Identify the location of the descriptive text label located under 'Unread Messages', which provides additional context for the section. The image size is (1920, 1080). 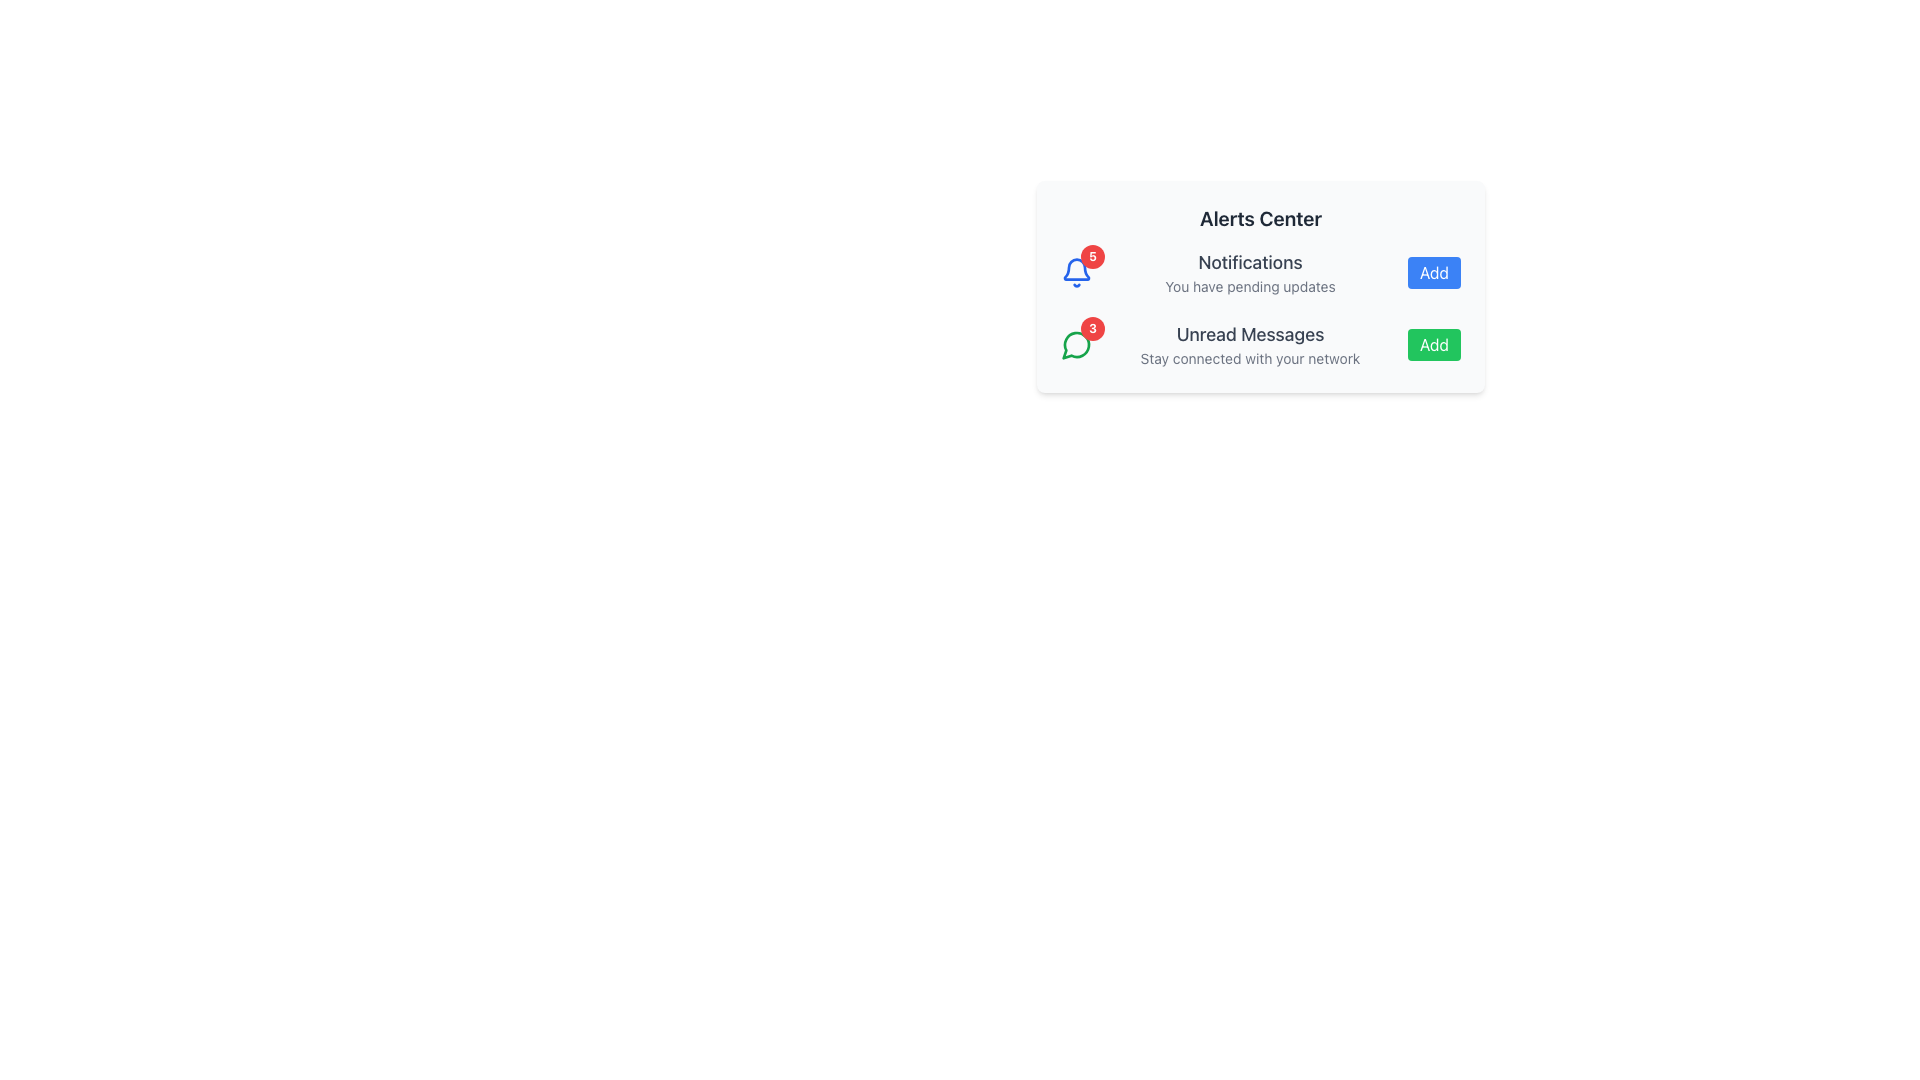
(1249, 357).